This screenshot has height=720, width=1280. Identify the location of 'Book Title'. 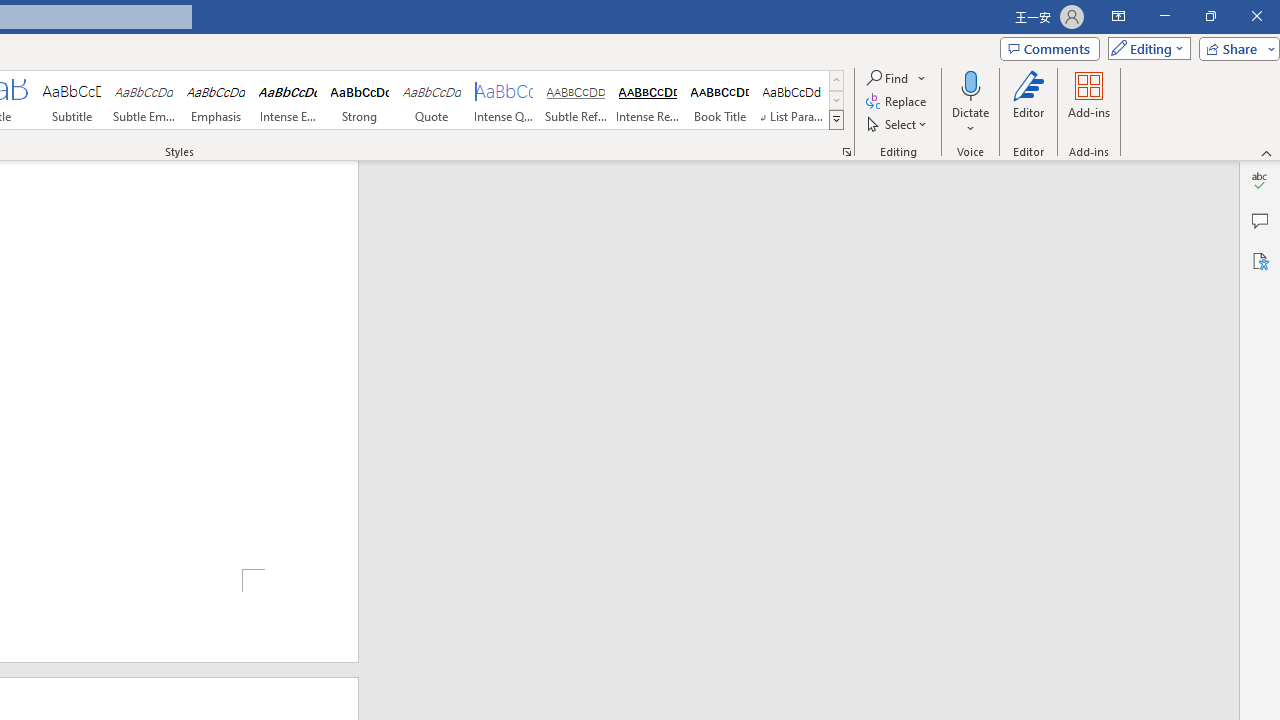
(720, 100).